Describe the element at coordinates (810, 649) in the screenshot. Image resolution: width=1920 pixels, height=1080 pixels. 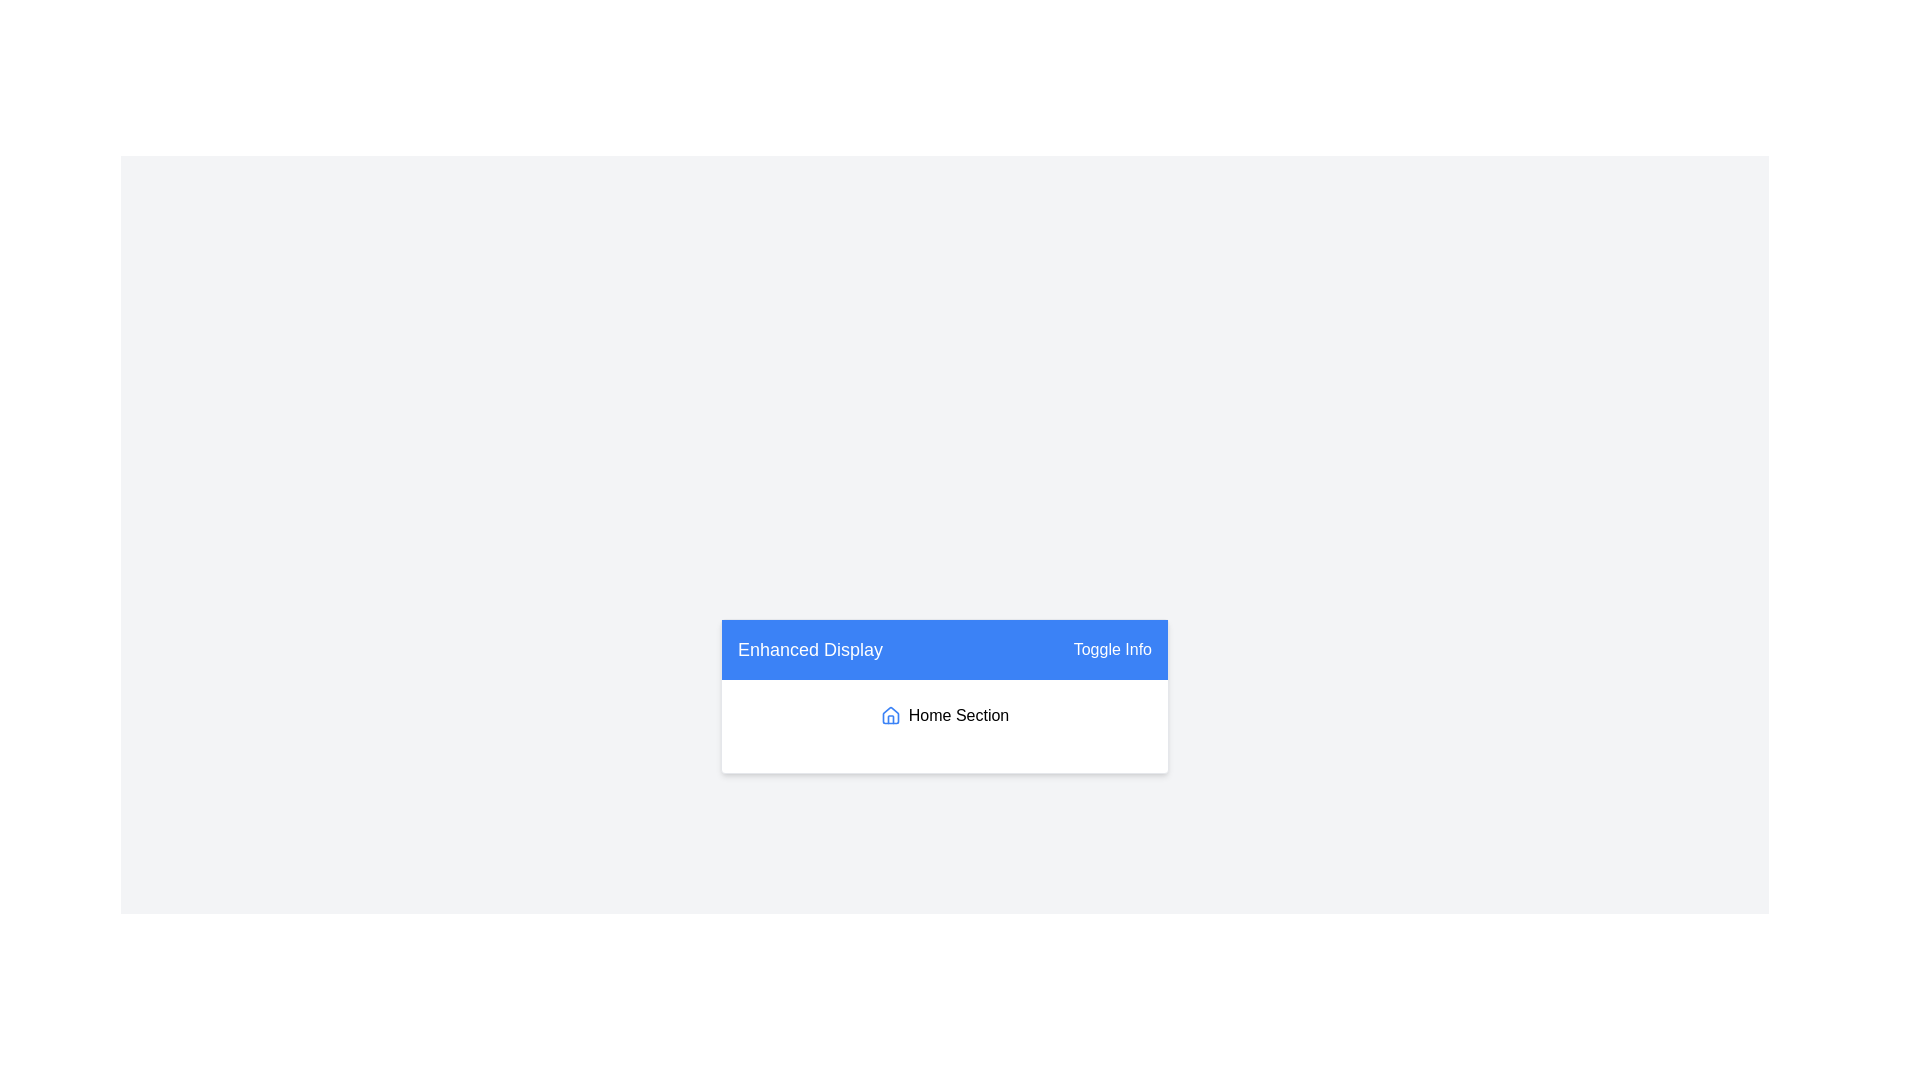
I see `the Text Label located in the header section, which serves as the title or label for the section` at that location.